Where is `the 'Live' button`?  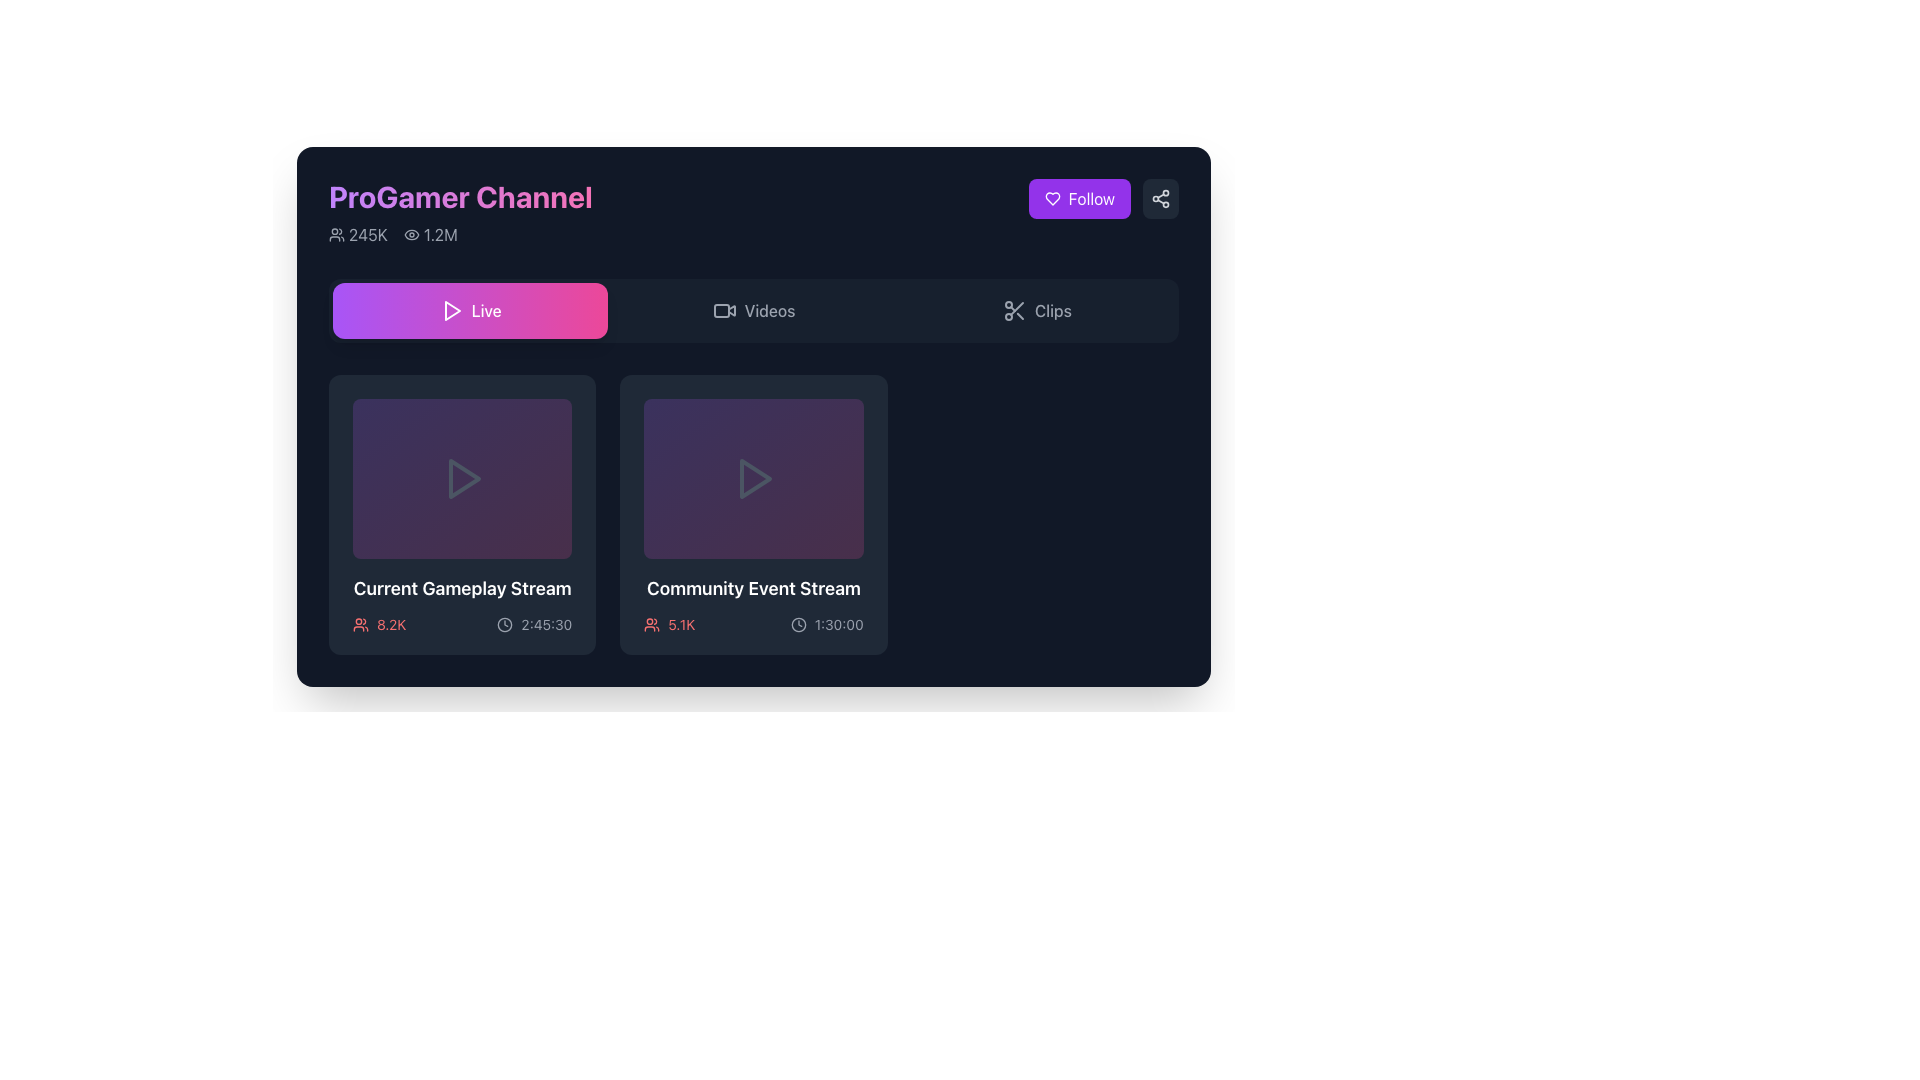
the 'Live' button is located at coordinates (469, 311).